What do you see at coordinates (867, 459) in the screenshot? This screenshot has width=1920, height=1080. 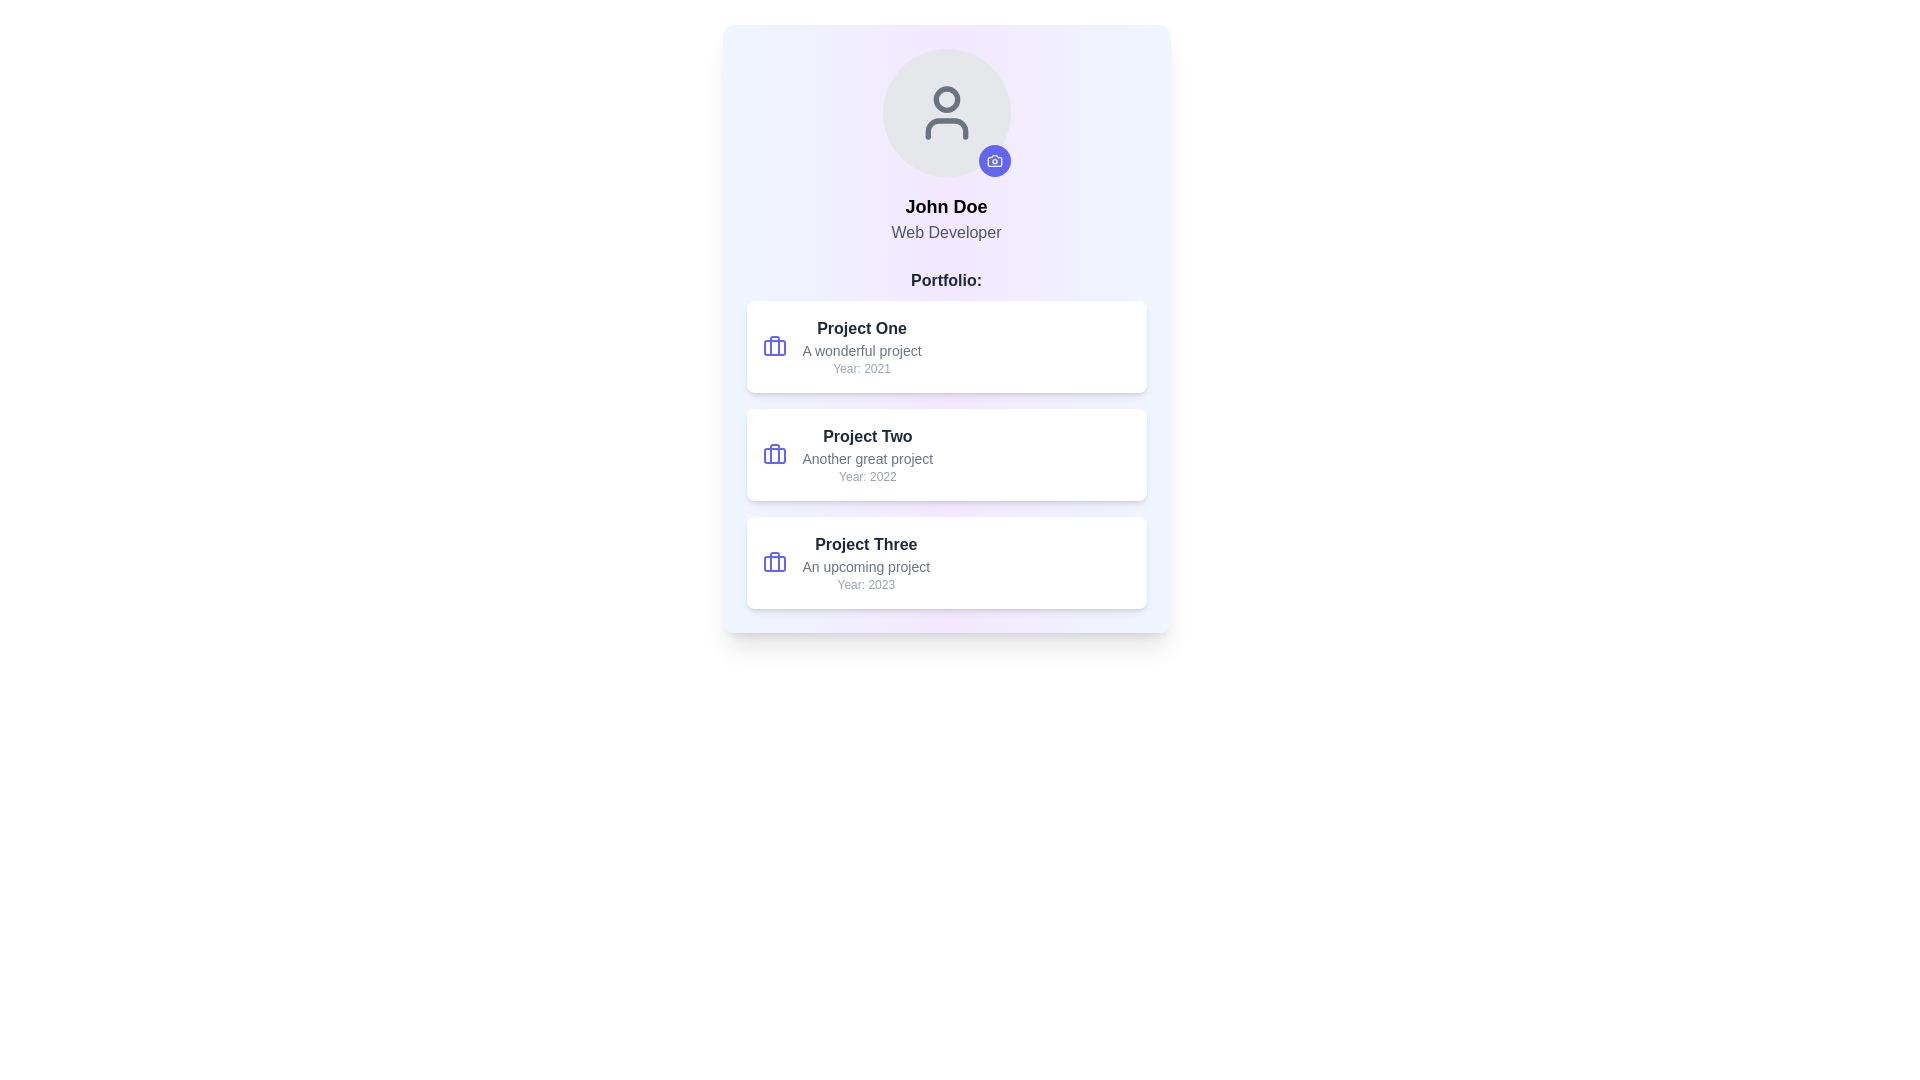 I see `the descriptive subtitle text label for 'Project Two', which is positioned below the title and above the 'Year: 2022' text within the second project card` at bounding box center [867, 459].